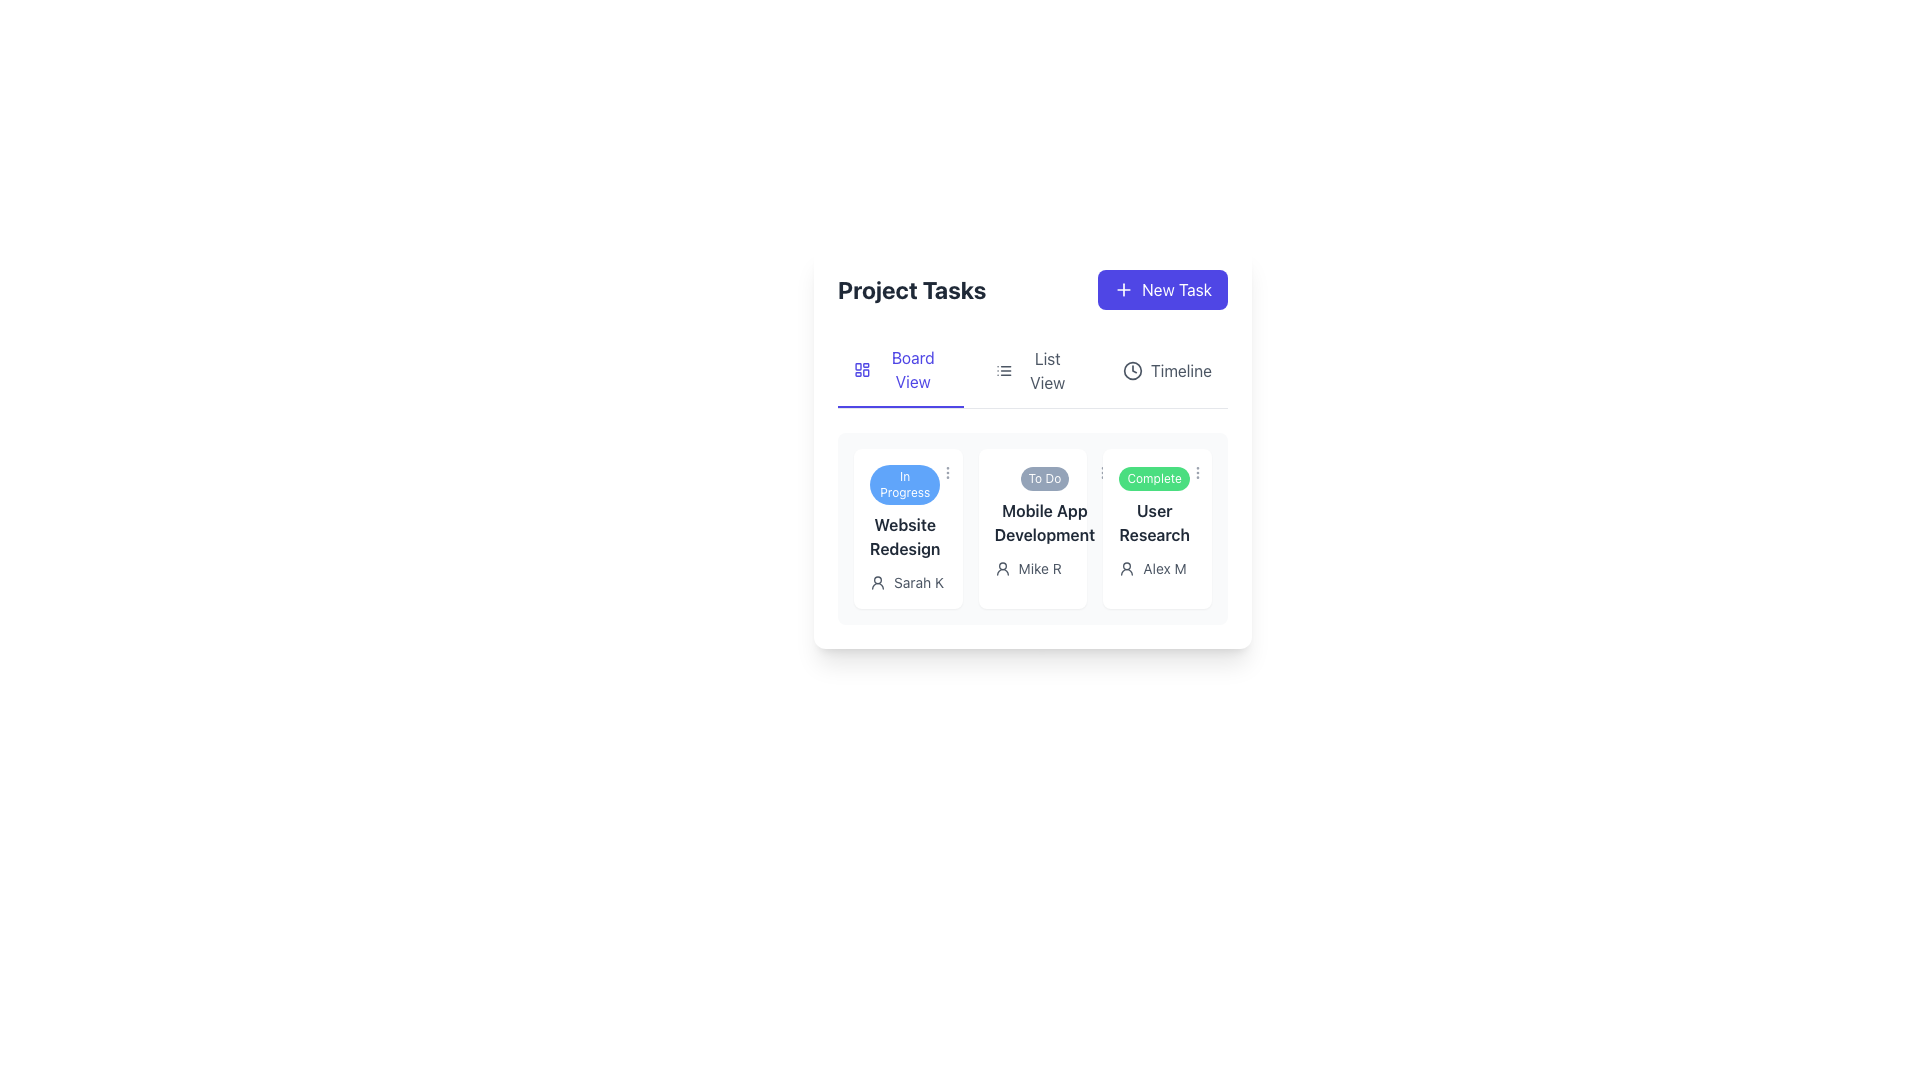  Describe the element at coordinates (904, 485) in the screenshot. I see `status text from the blue rounded rectangular badge labeled 'In Progress', located above the 'Website Redesign' text in the first project card of the Board View` at that location.